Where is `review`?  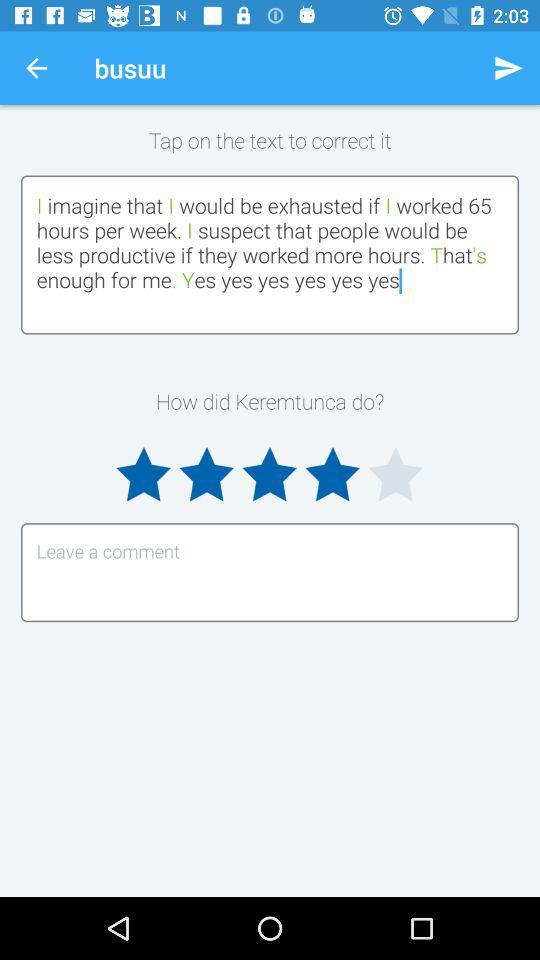
review is located at coordinates (270, 572).